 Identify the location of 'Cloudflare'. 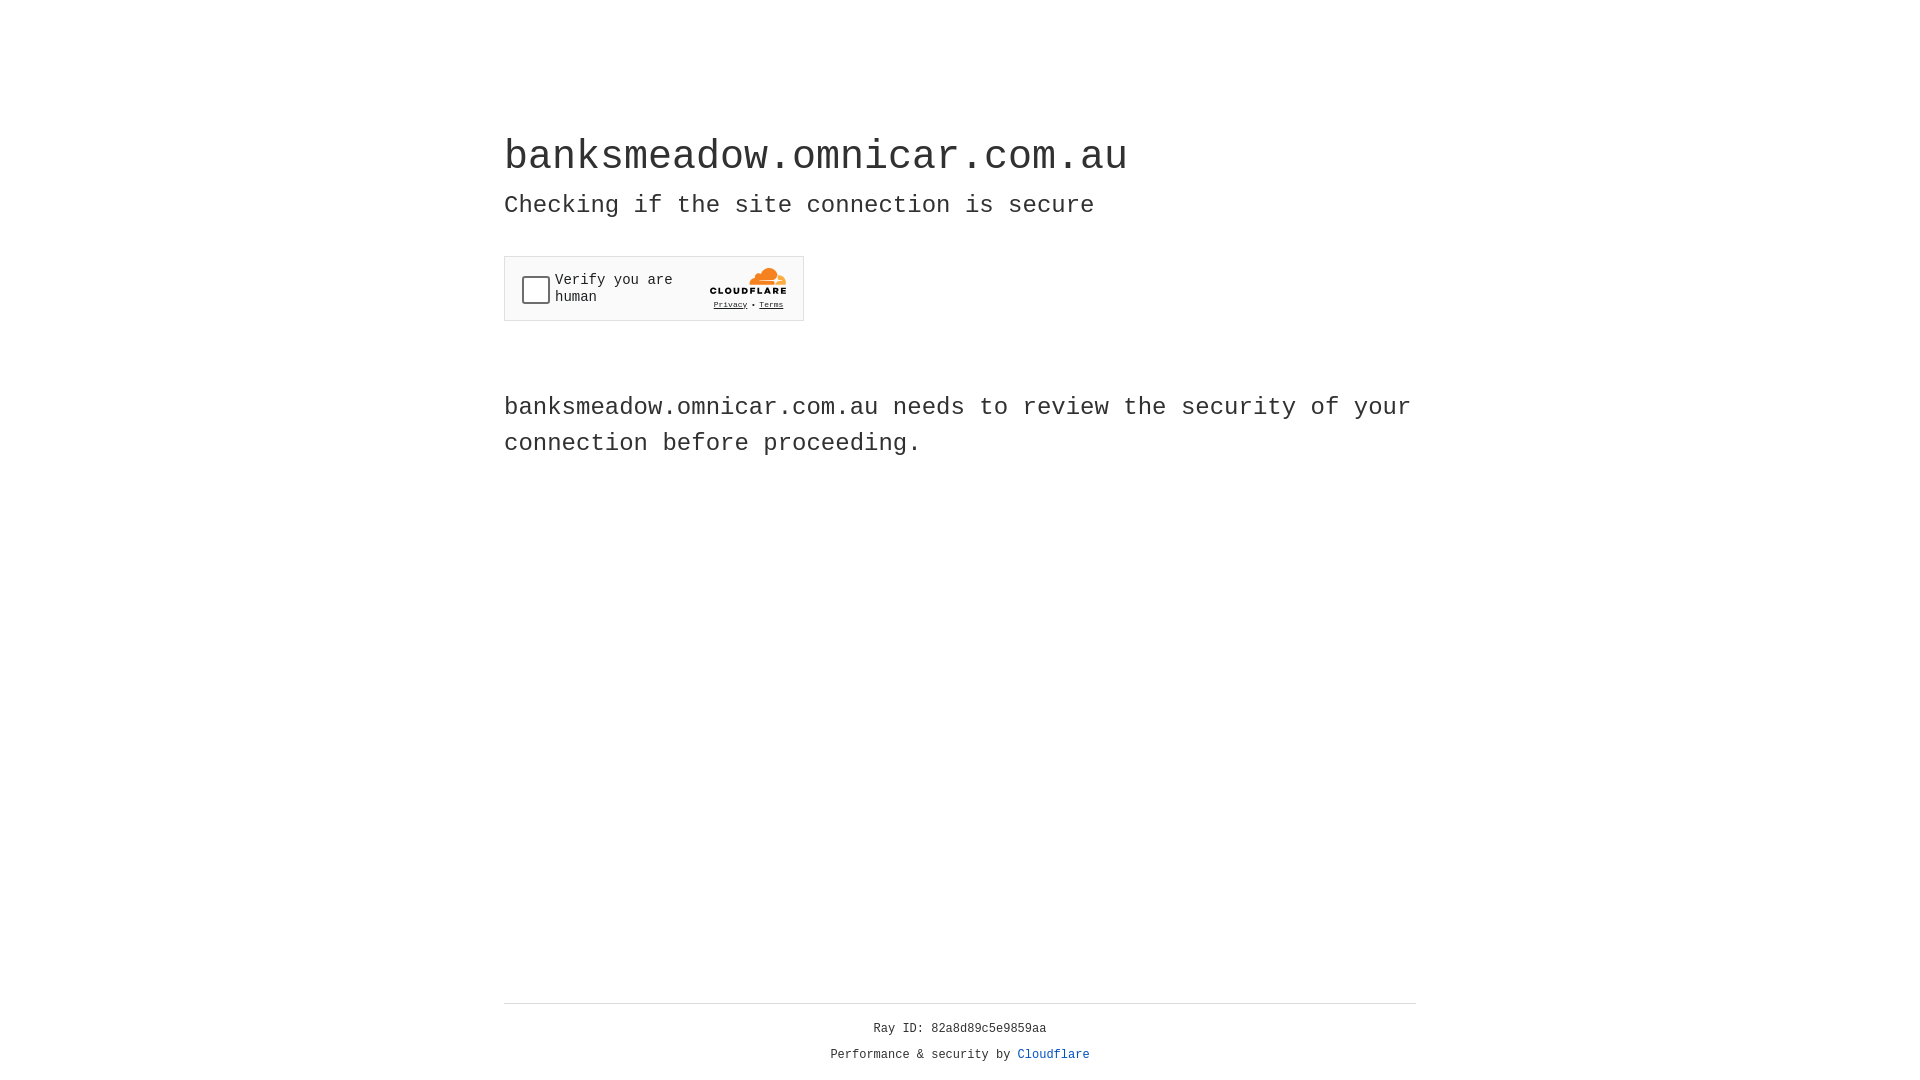
(1053, 1054).